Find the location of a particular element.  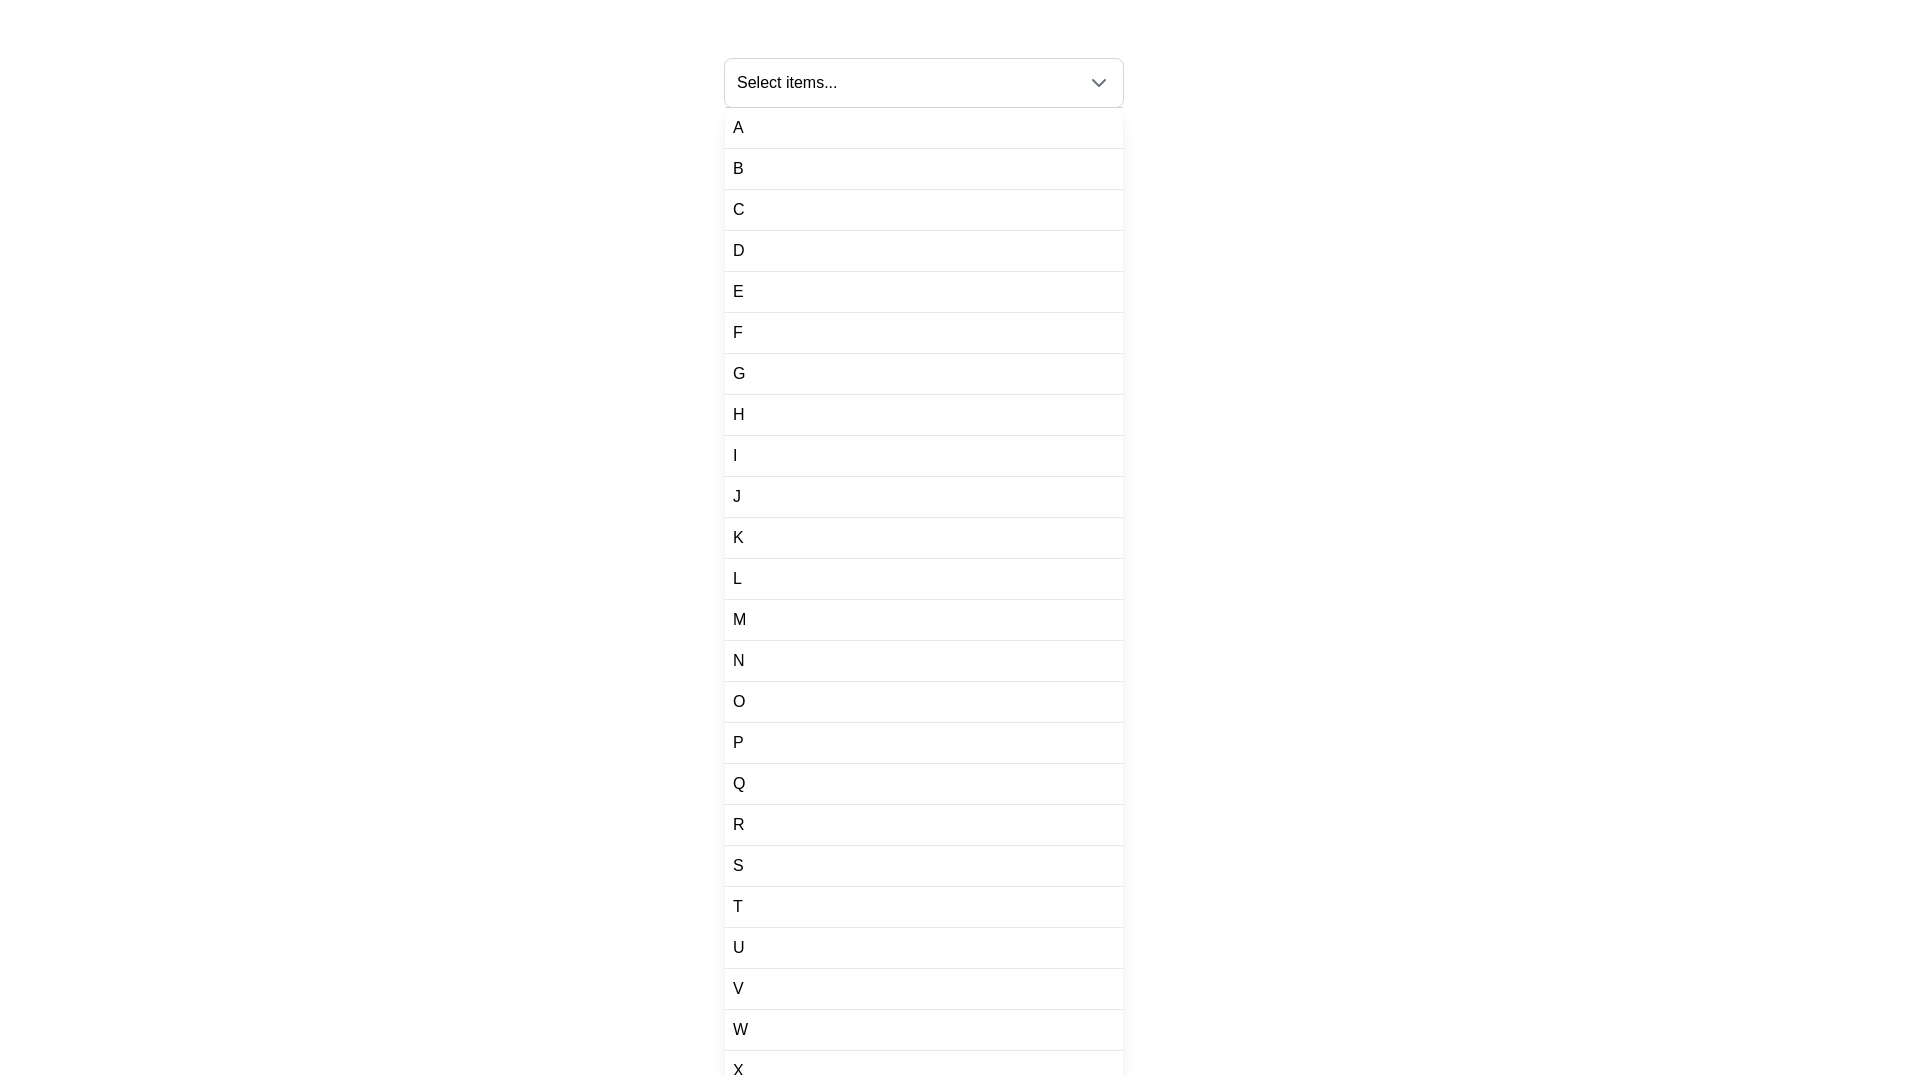

the selectable list item for the letter 'C', which is the third row item in the alphabetical selection menu is located at coordinates (923, 210).